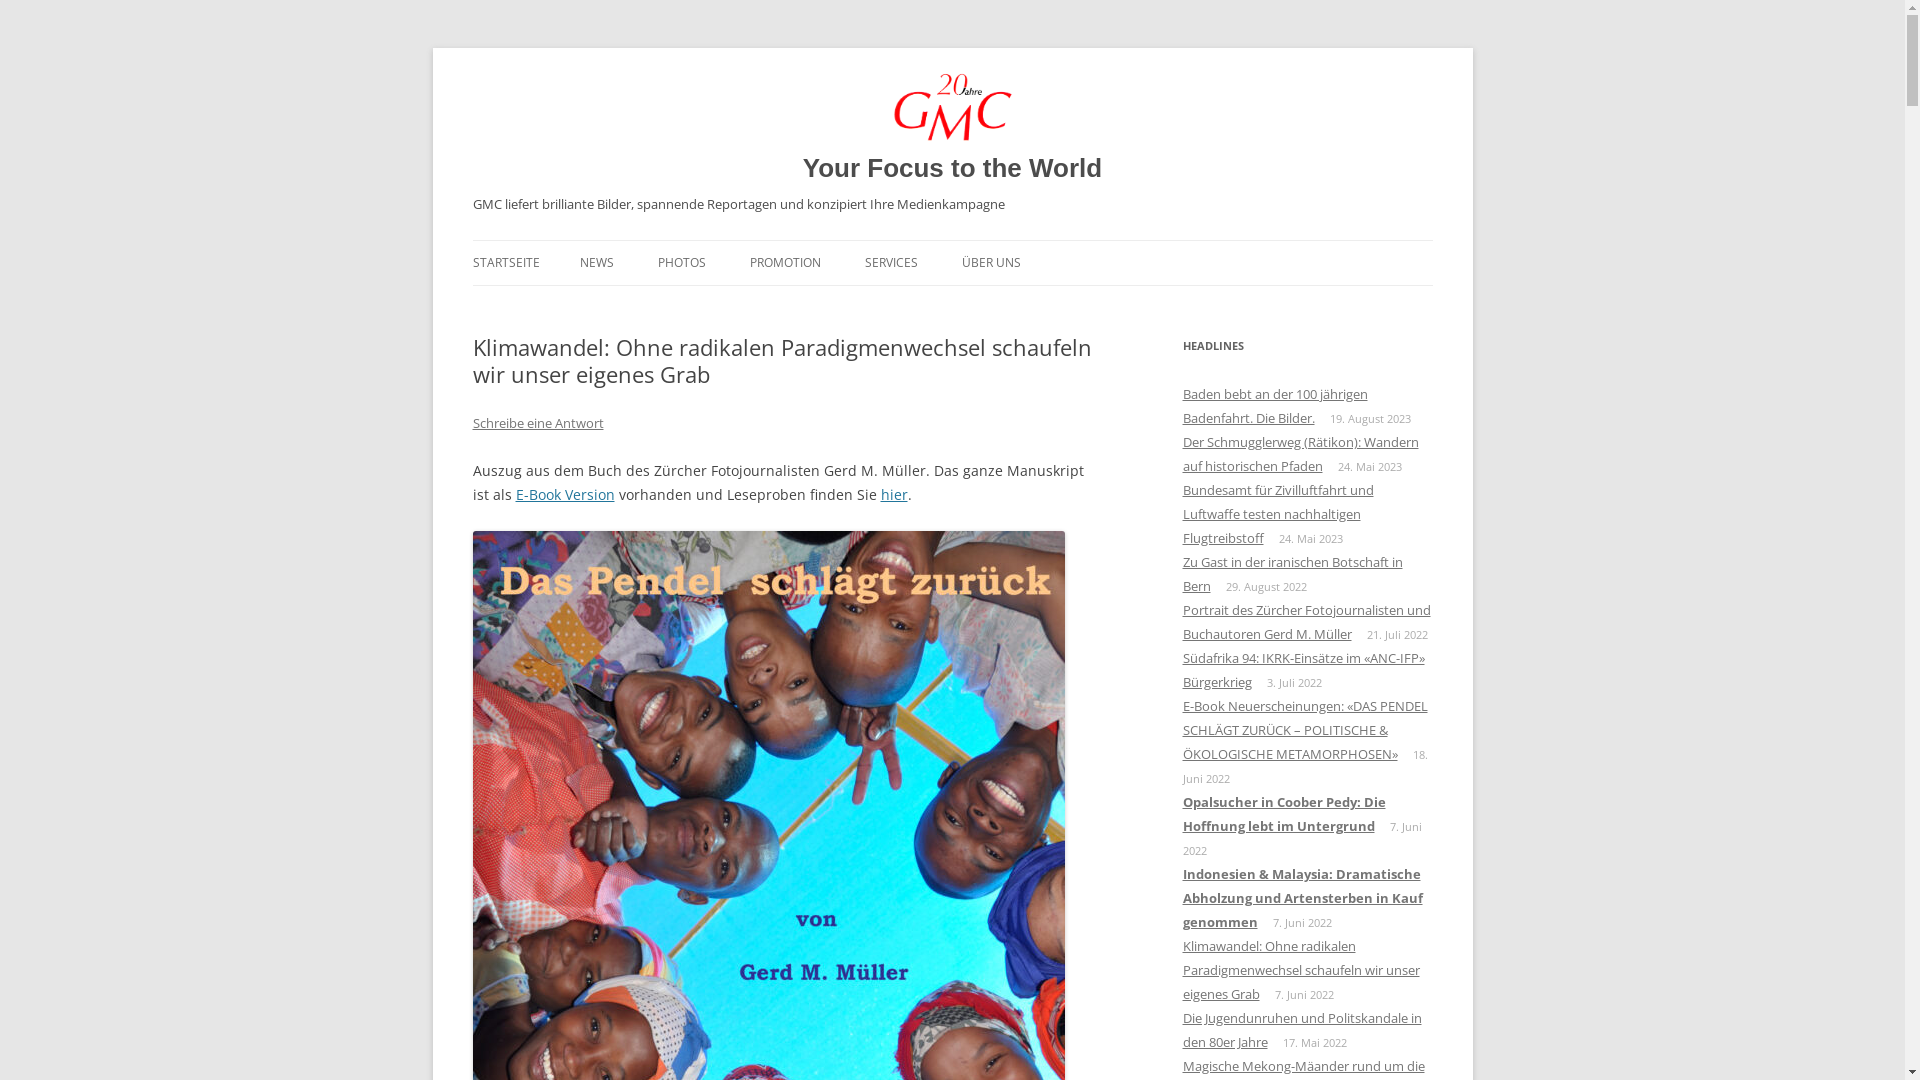  Describe the element at coordinates (515, 494) in the screenshot. I see `'E-Book Version'` at that location.